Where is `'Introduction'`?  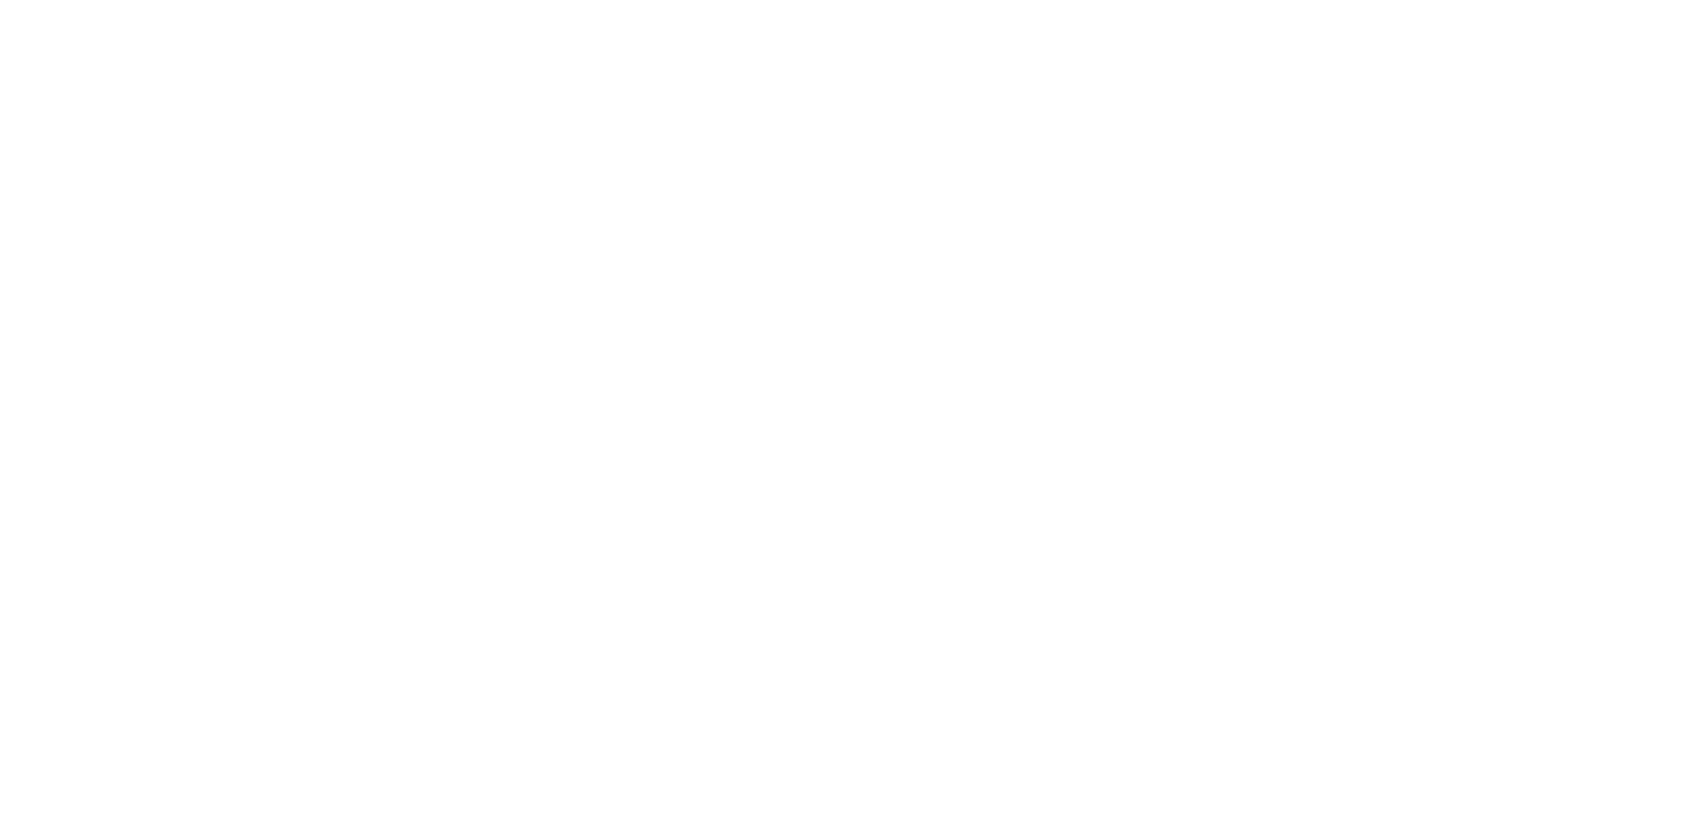
'Introduction' is located at coordinates (981, 632).